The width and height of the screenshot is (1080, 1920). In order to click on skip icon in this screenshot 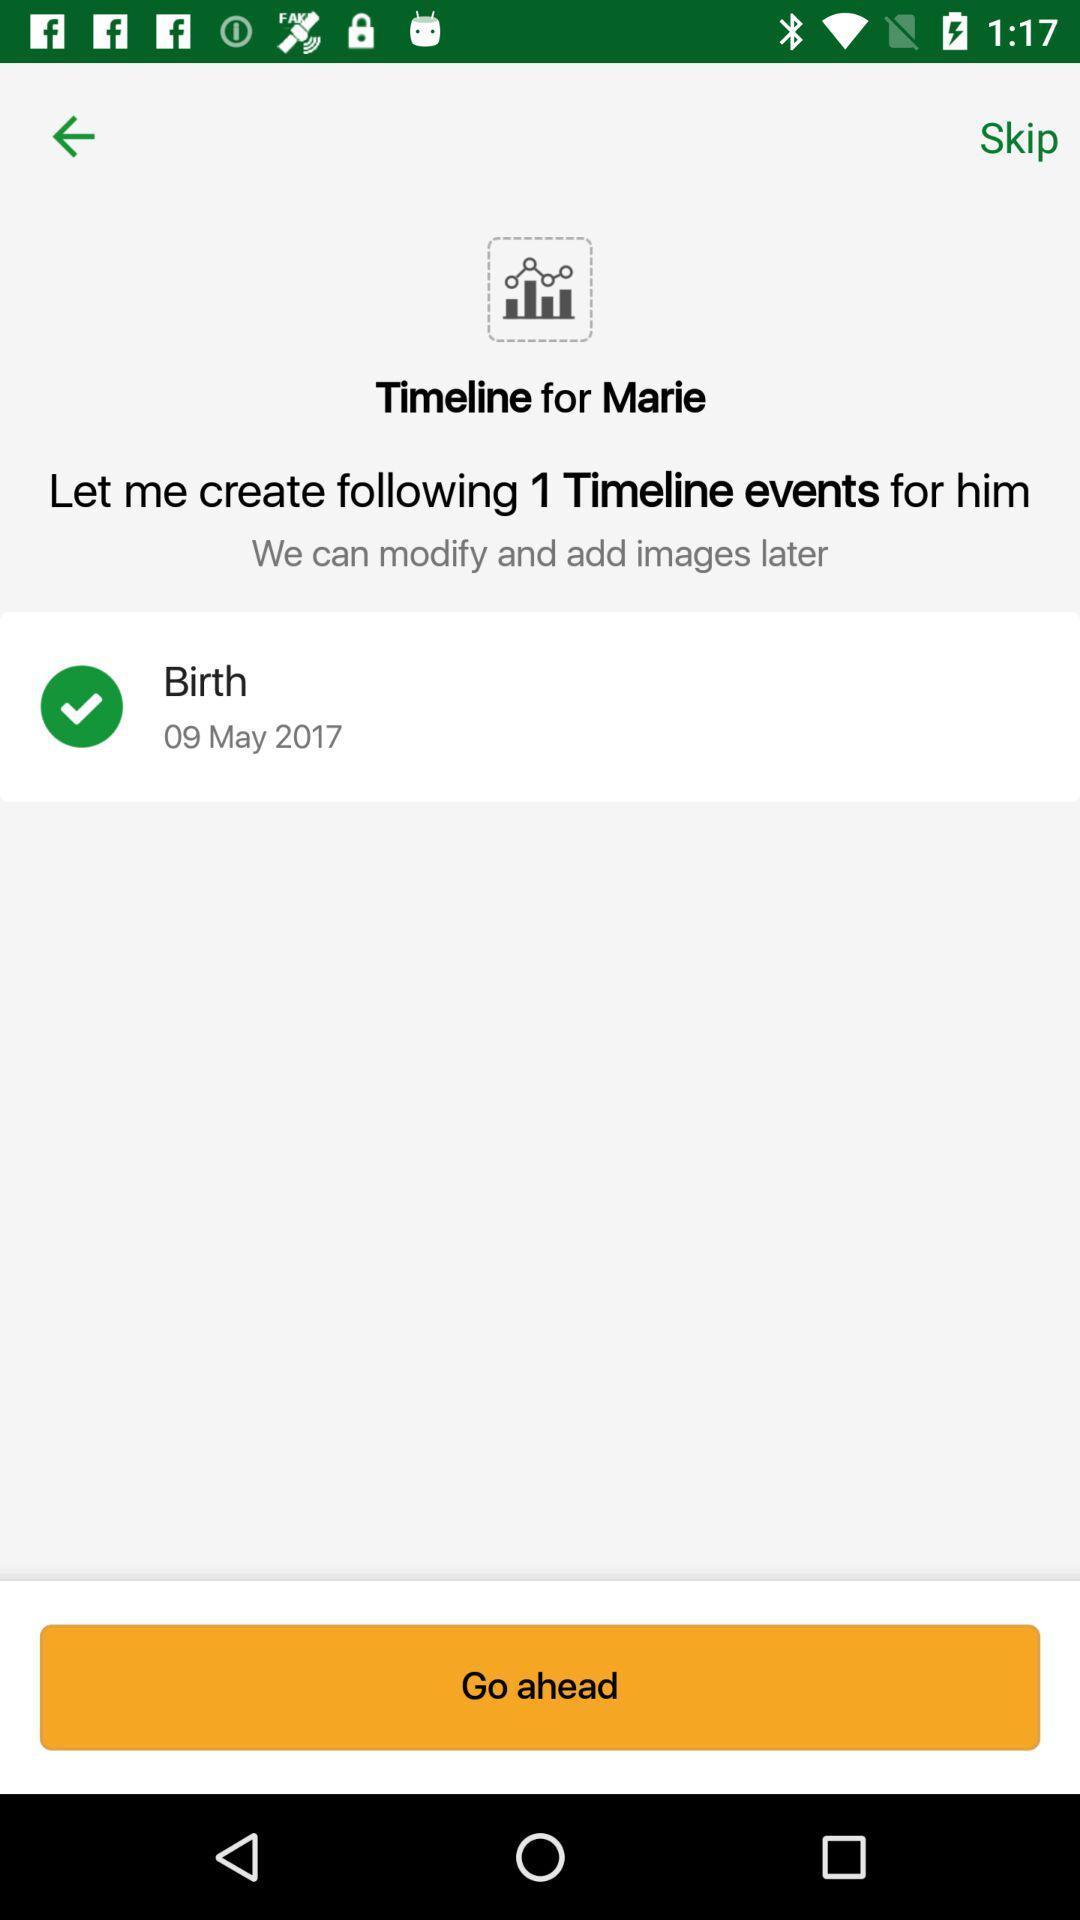, I will do `click(1019, 135)`.